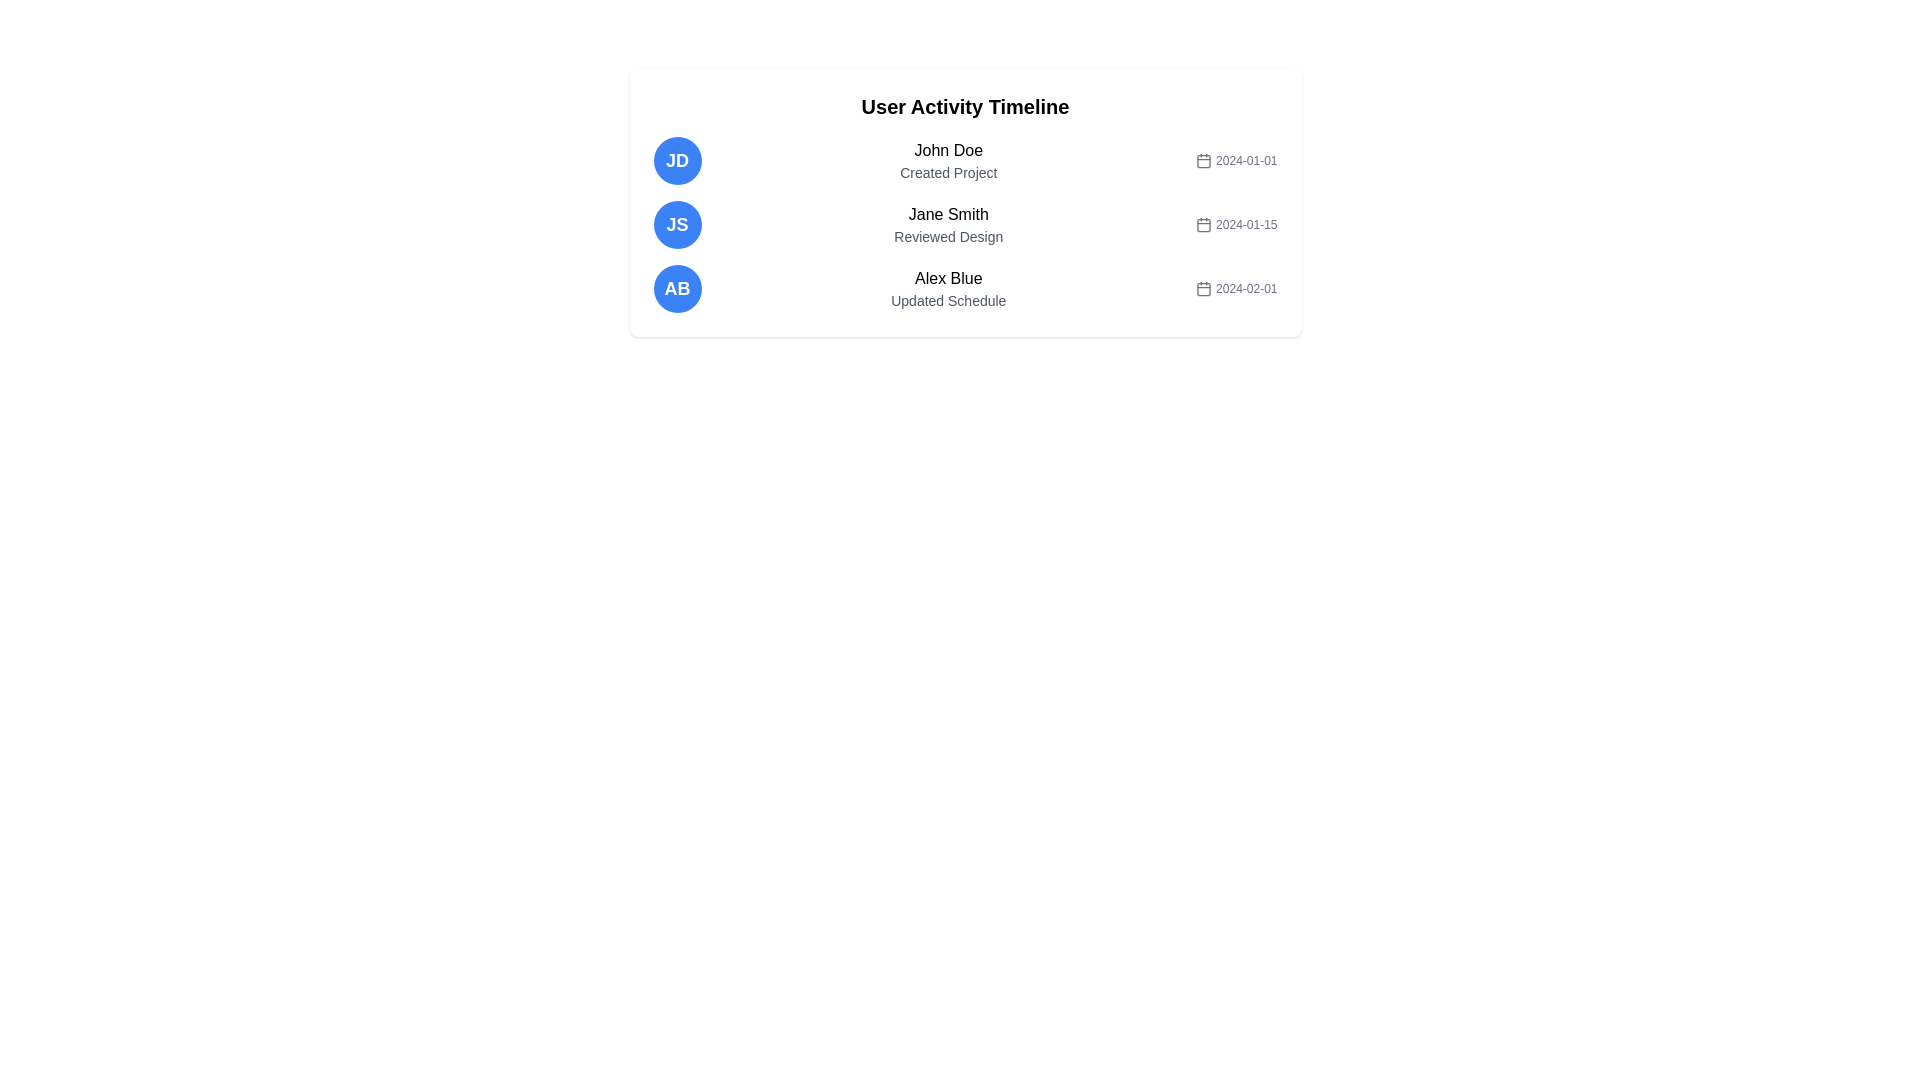 The height and width of the screenshot is (1080, 1920). Describe the element at coordinates (947, 300) in the screenshot. I see `the text label providing supplementary information below 'Alex Blue'` at that location.